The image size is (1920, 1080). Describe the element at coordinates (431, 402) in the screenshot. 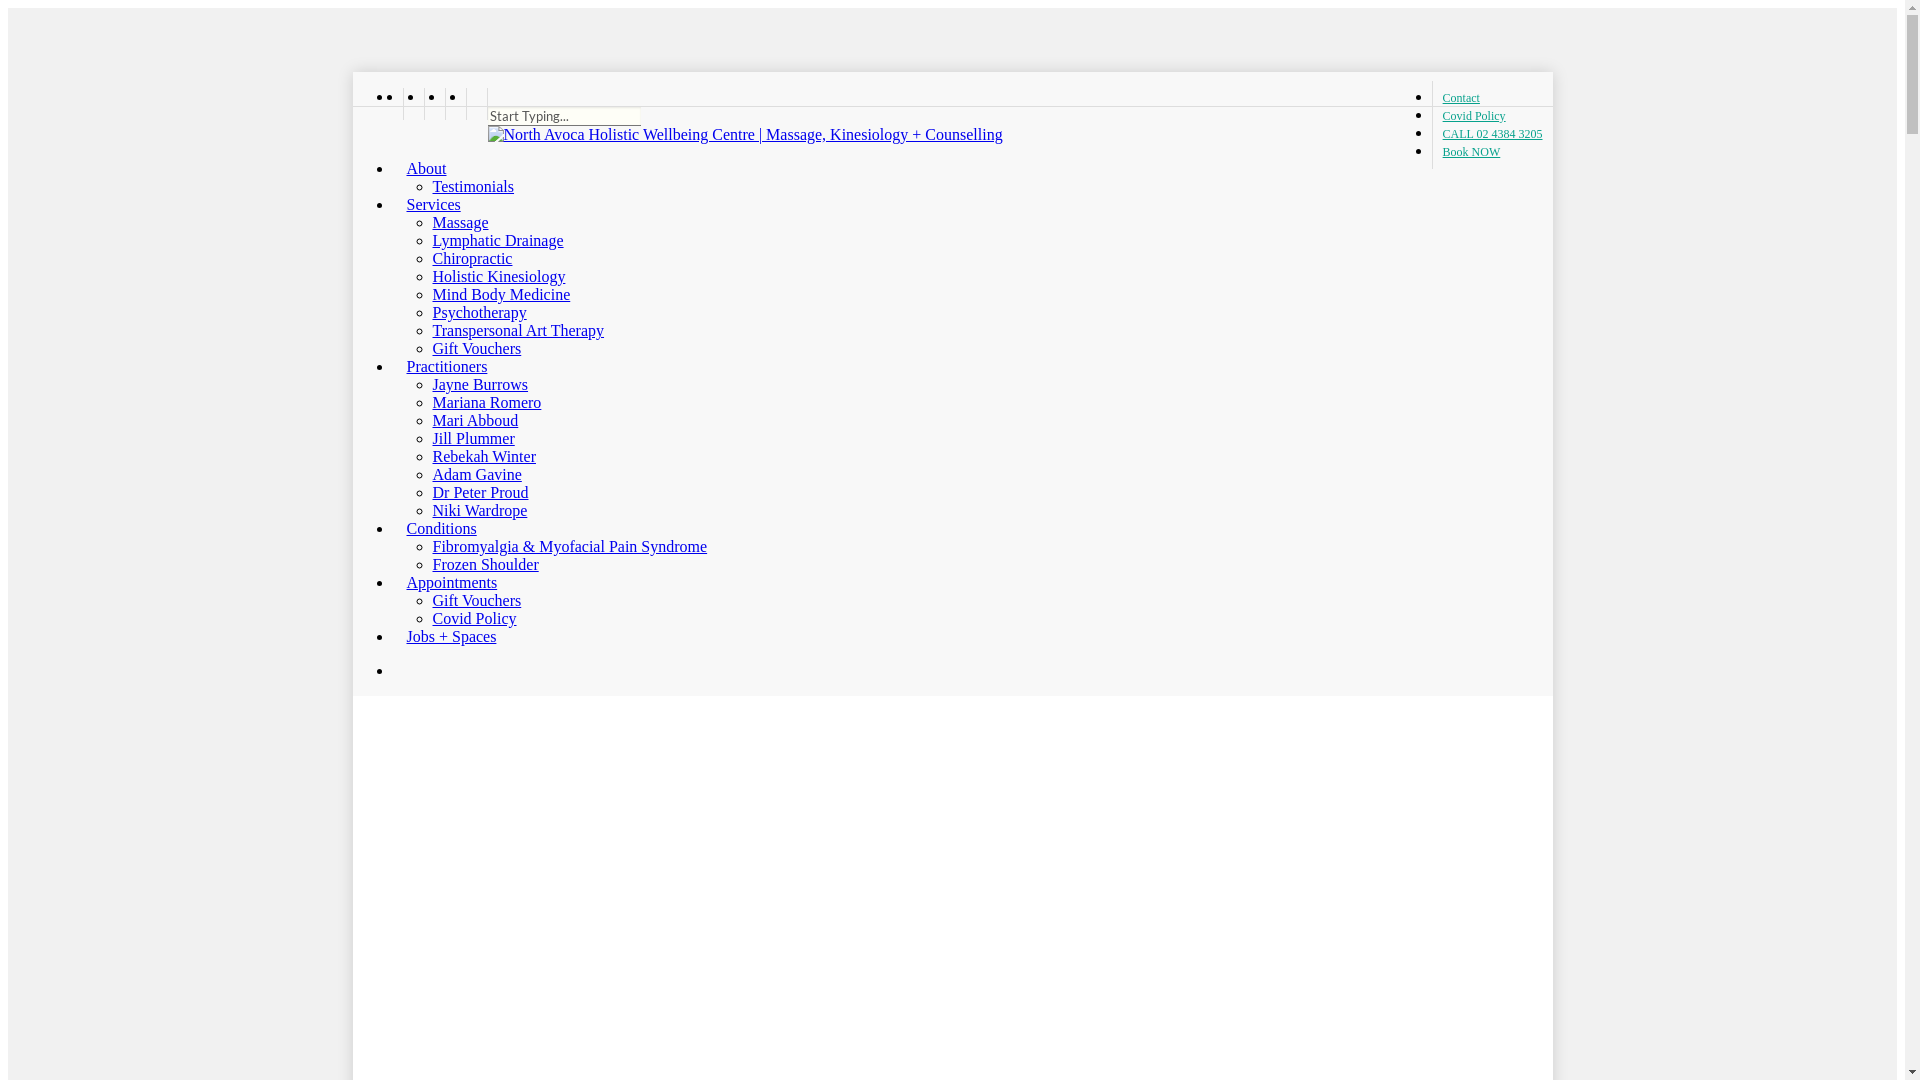

I see `'Mariana Romero'` at that location.